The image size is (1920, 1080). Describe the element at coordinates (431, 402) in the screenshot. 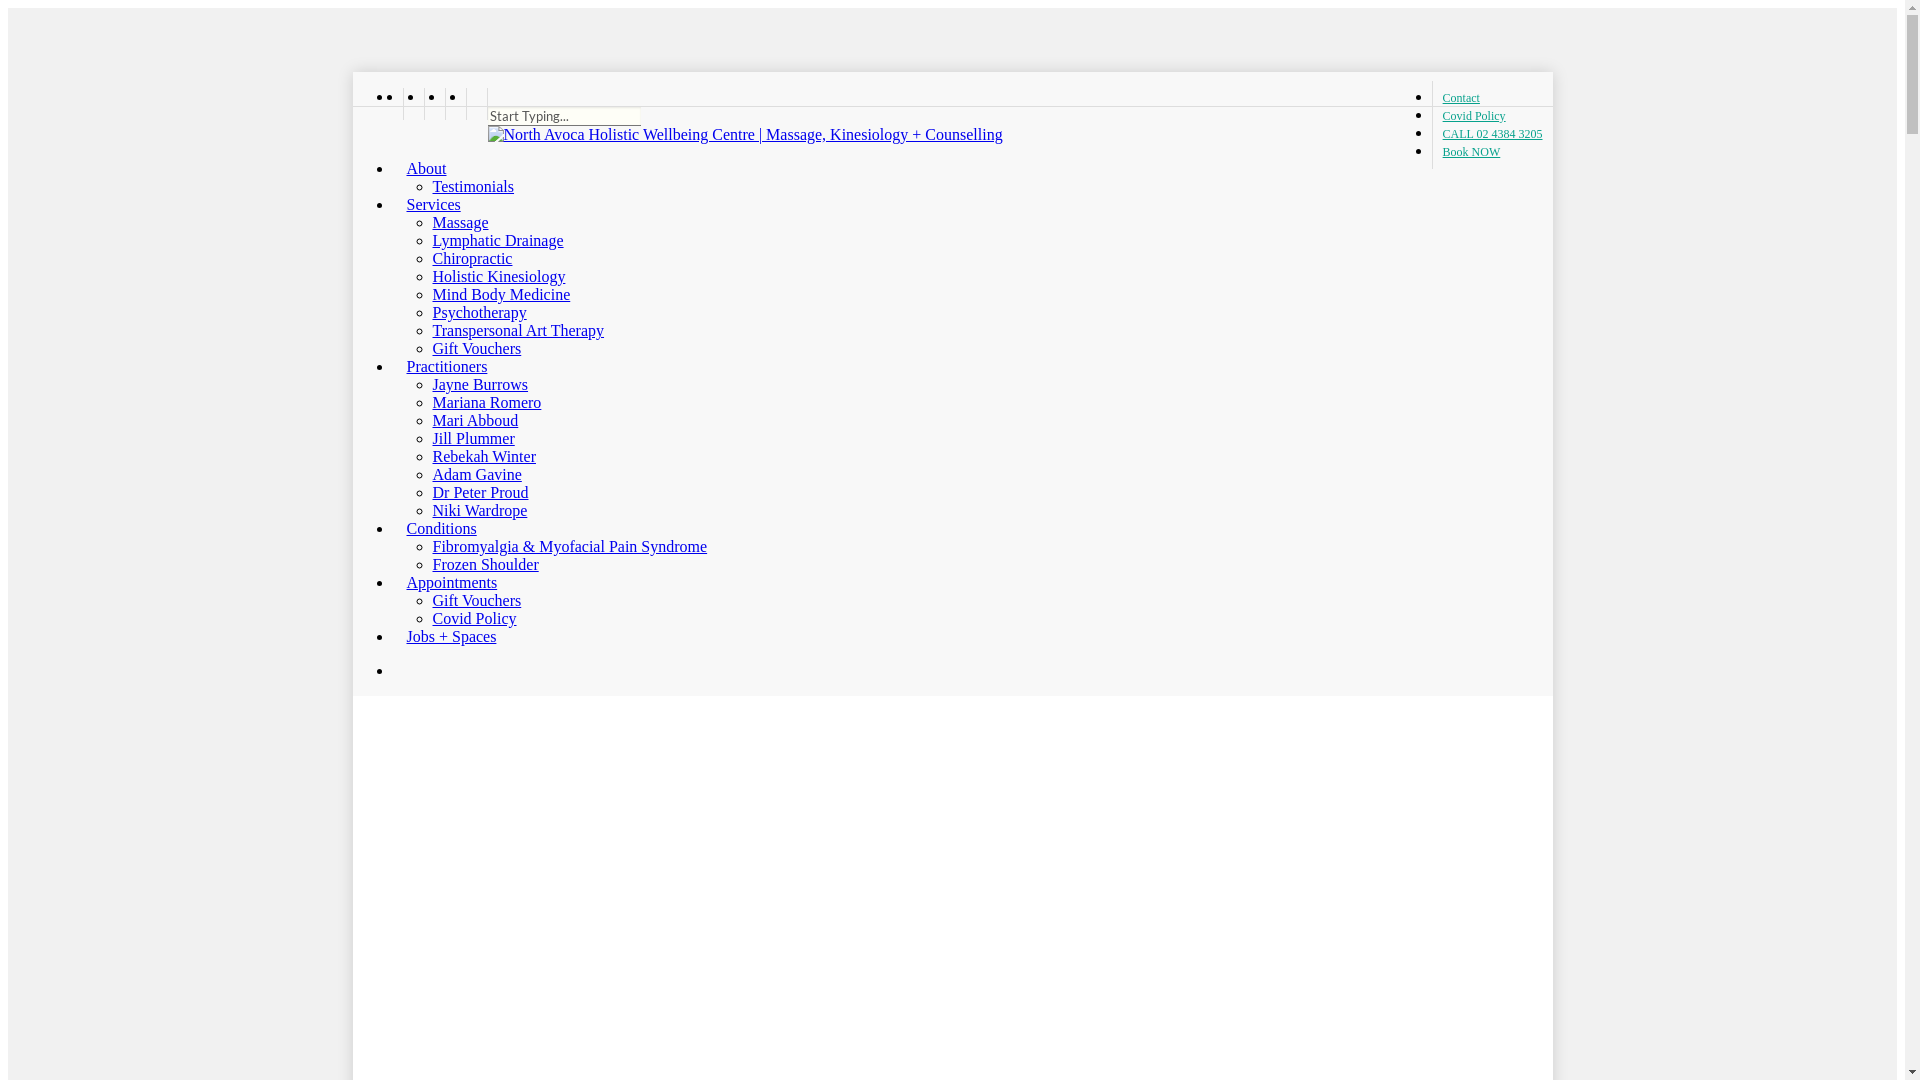

I see `'Mariana Romero'` at that location.